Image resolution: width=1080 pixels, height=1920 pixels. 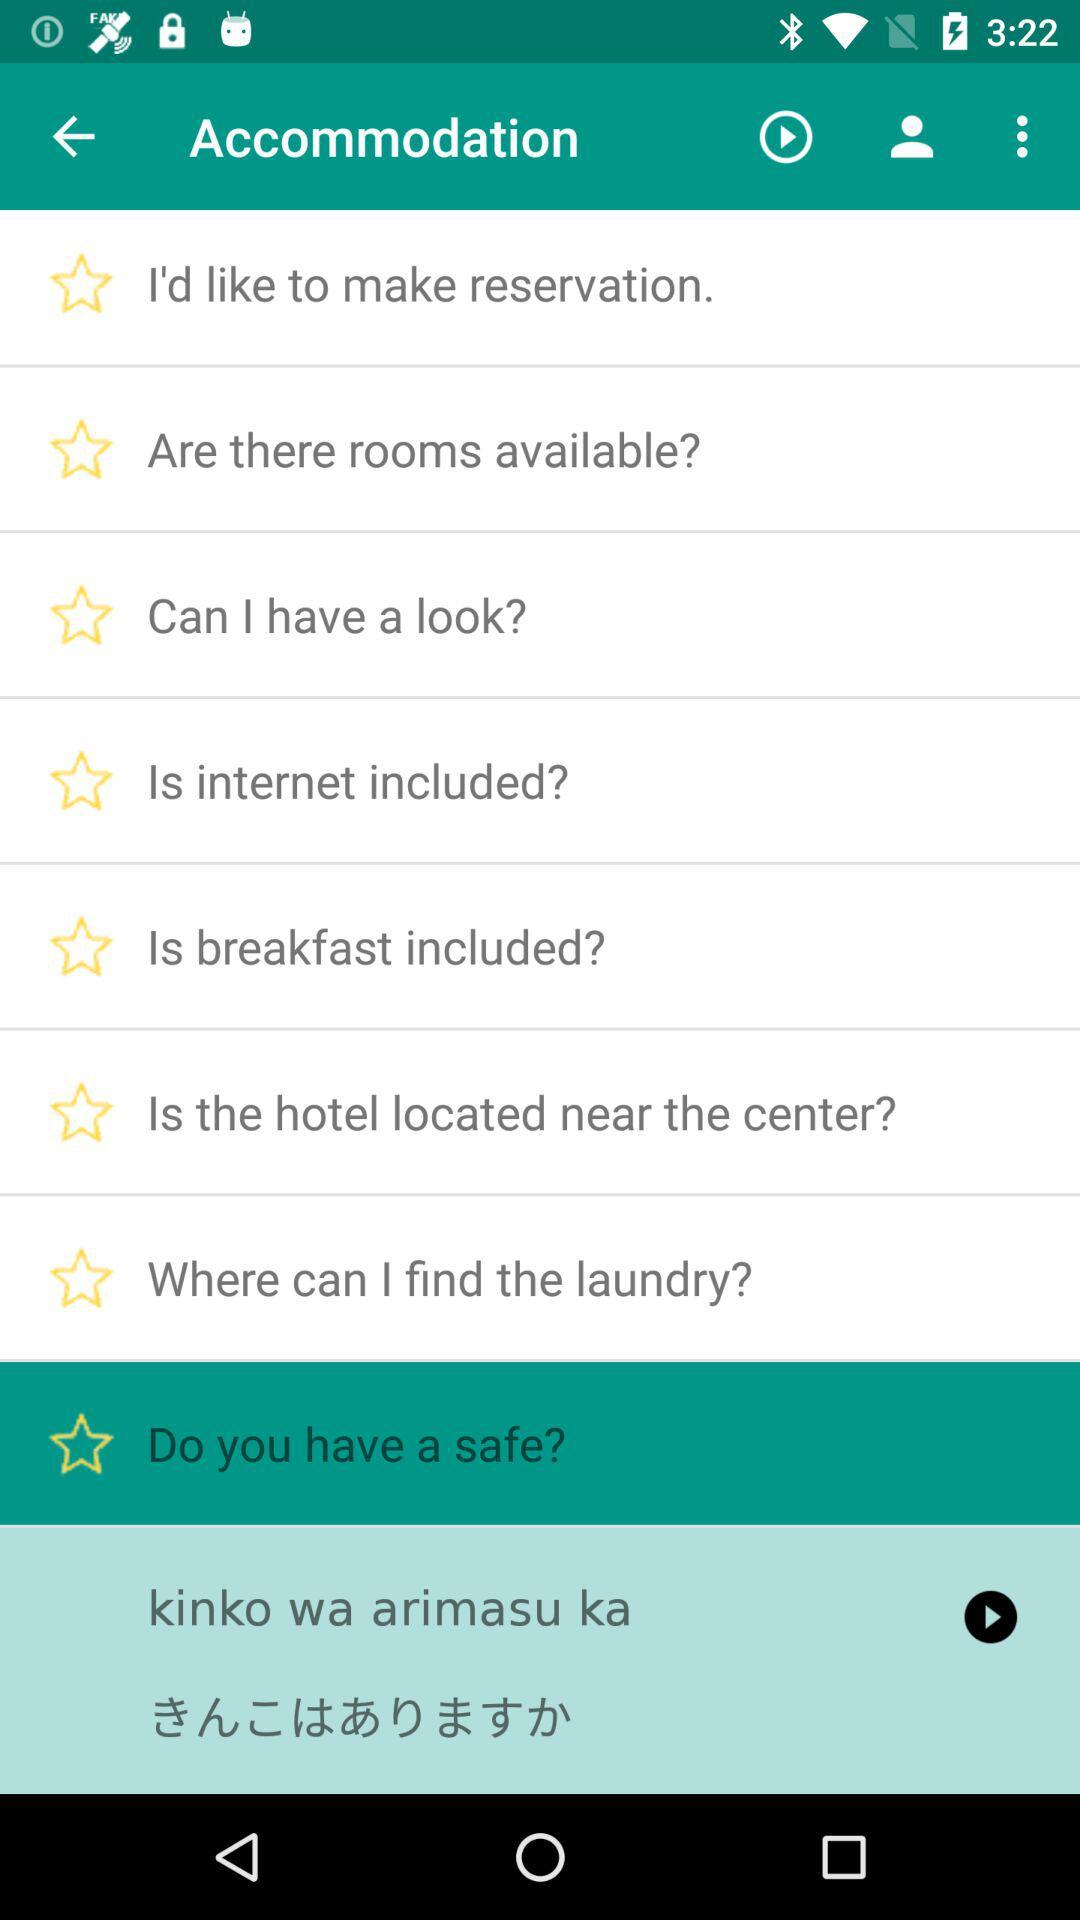 What do you see at coordinates (785, 135) in the screenshot?
I see `the icon above i d like item` at bounding box center [785, 135].